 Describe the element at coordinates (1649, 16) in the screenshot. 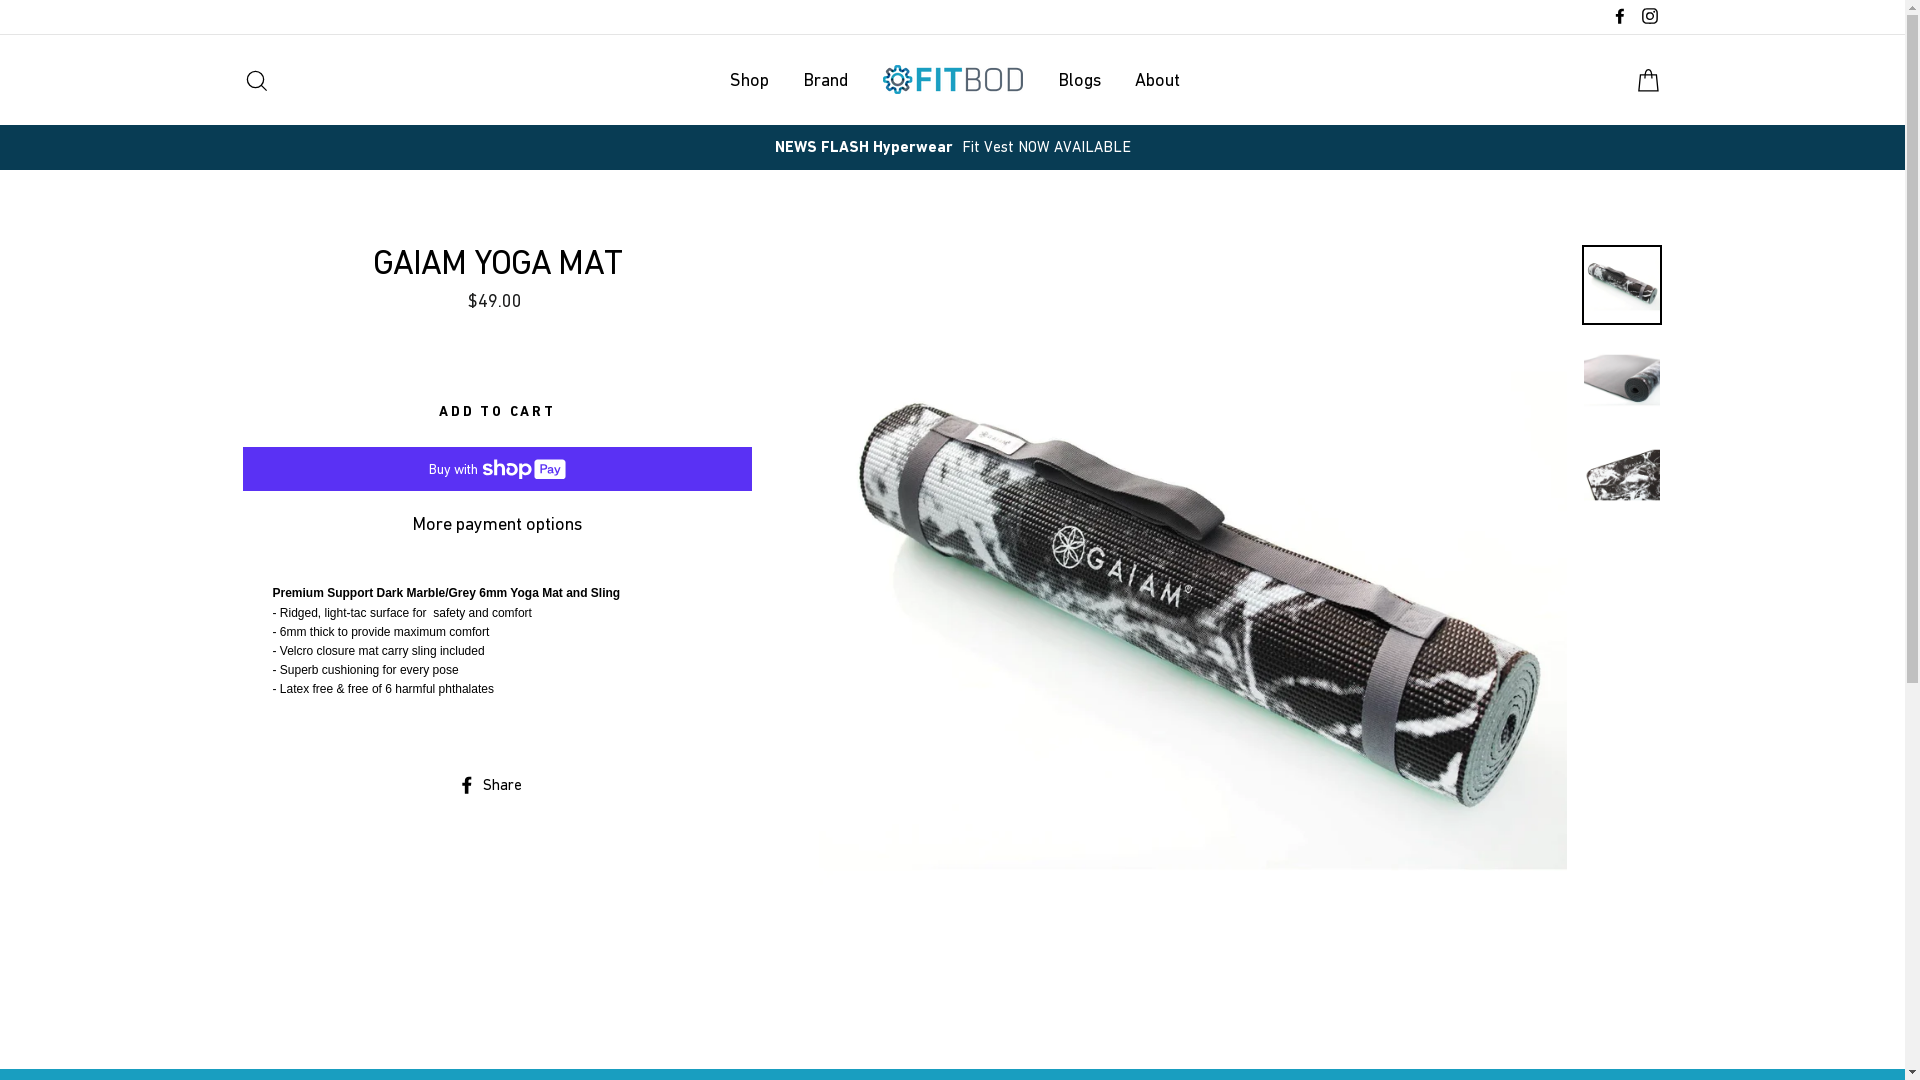

I see `'Instagram'` at that location.